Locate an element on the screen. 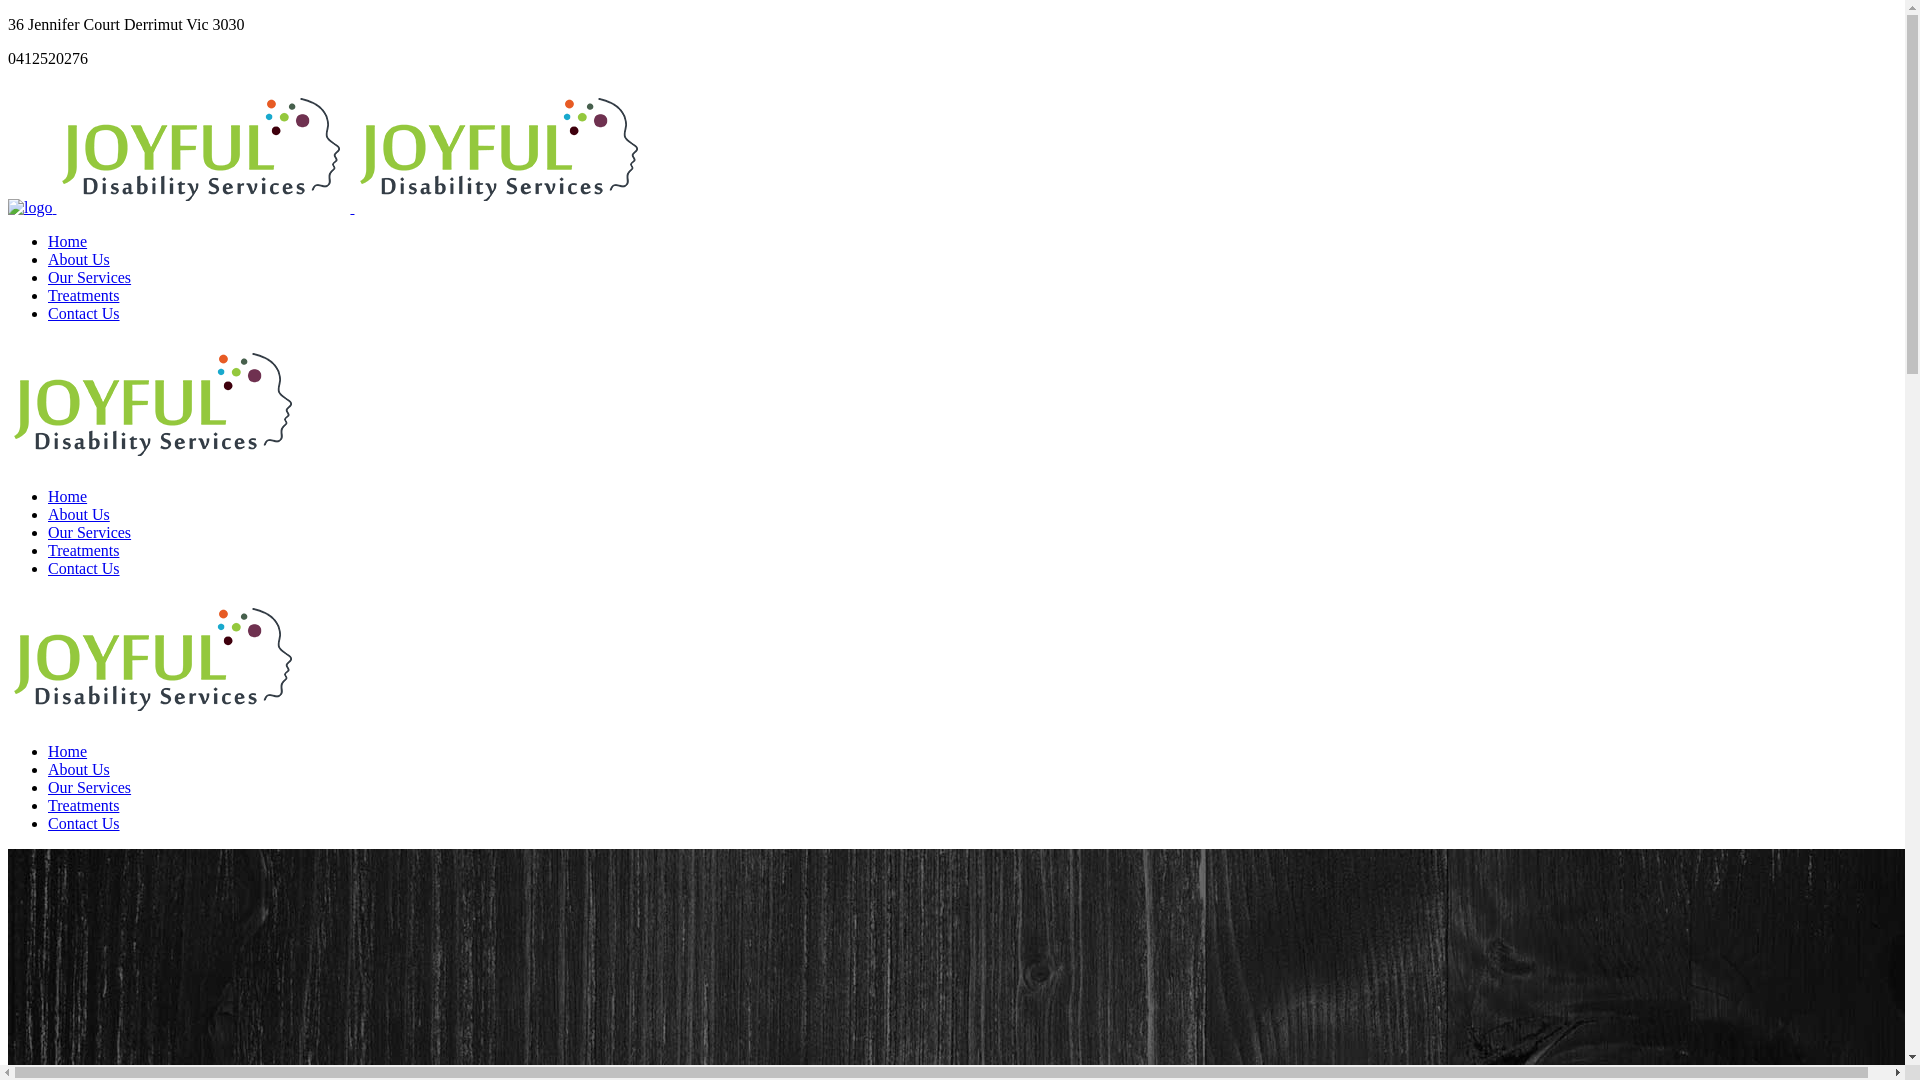 The height and width of the screenshot is (1080, 1920). 'Home' is located at coordinates (67, 240).